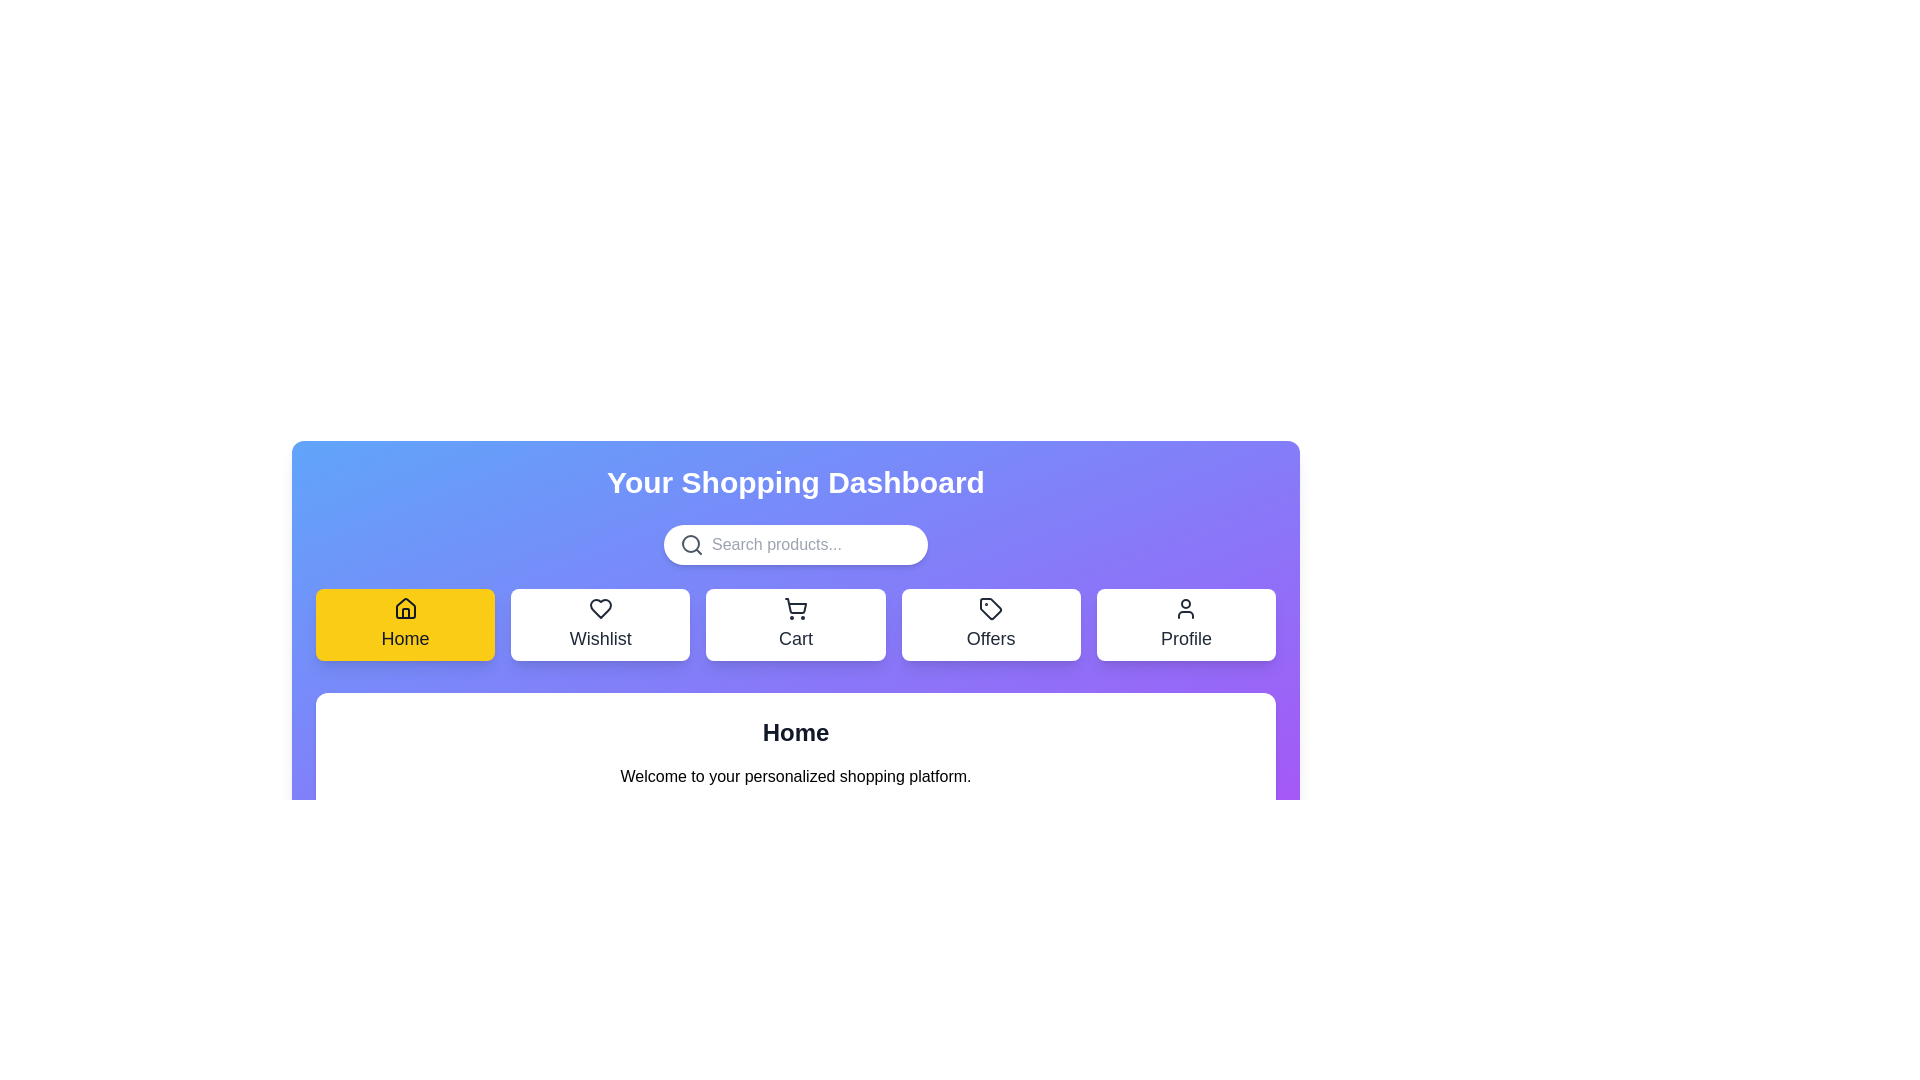 The height and width of the screenshot is (1080, 1920). Describe the element at coordinates (811, 544) in the screenshot. I see `the text input field with the placeholder text 'Search products...'` at that location.